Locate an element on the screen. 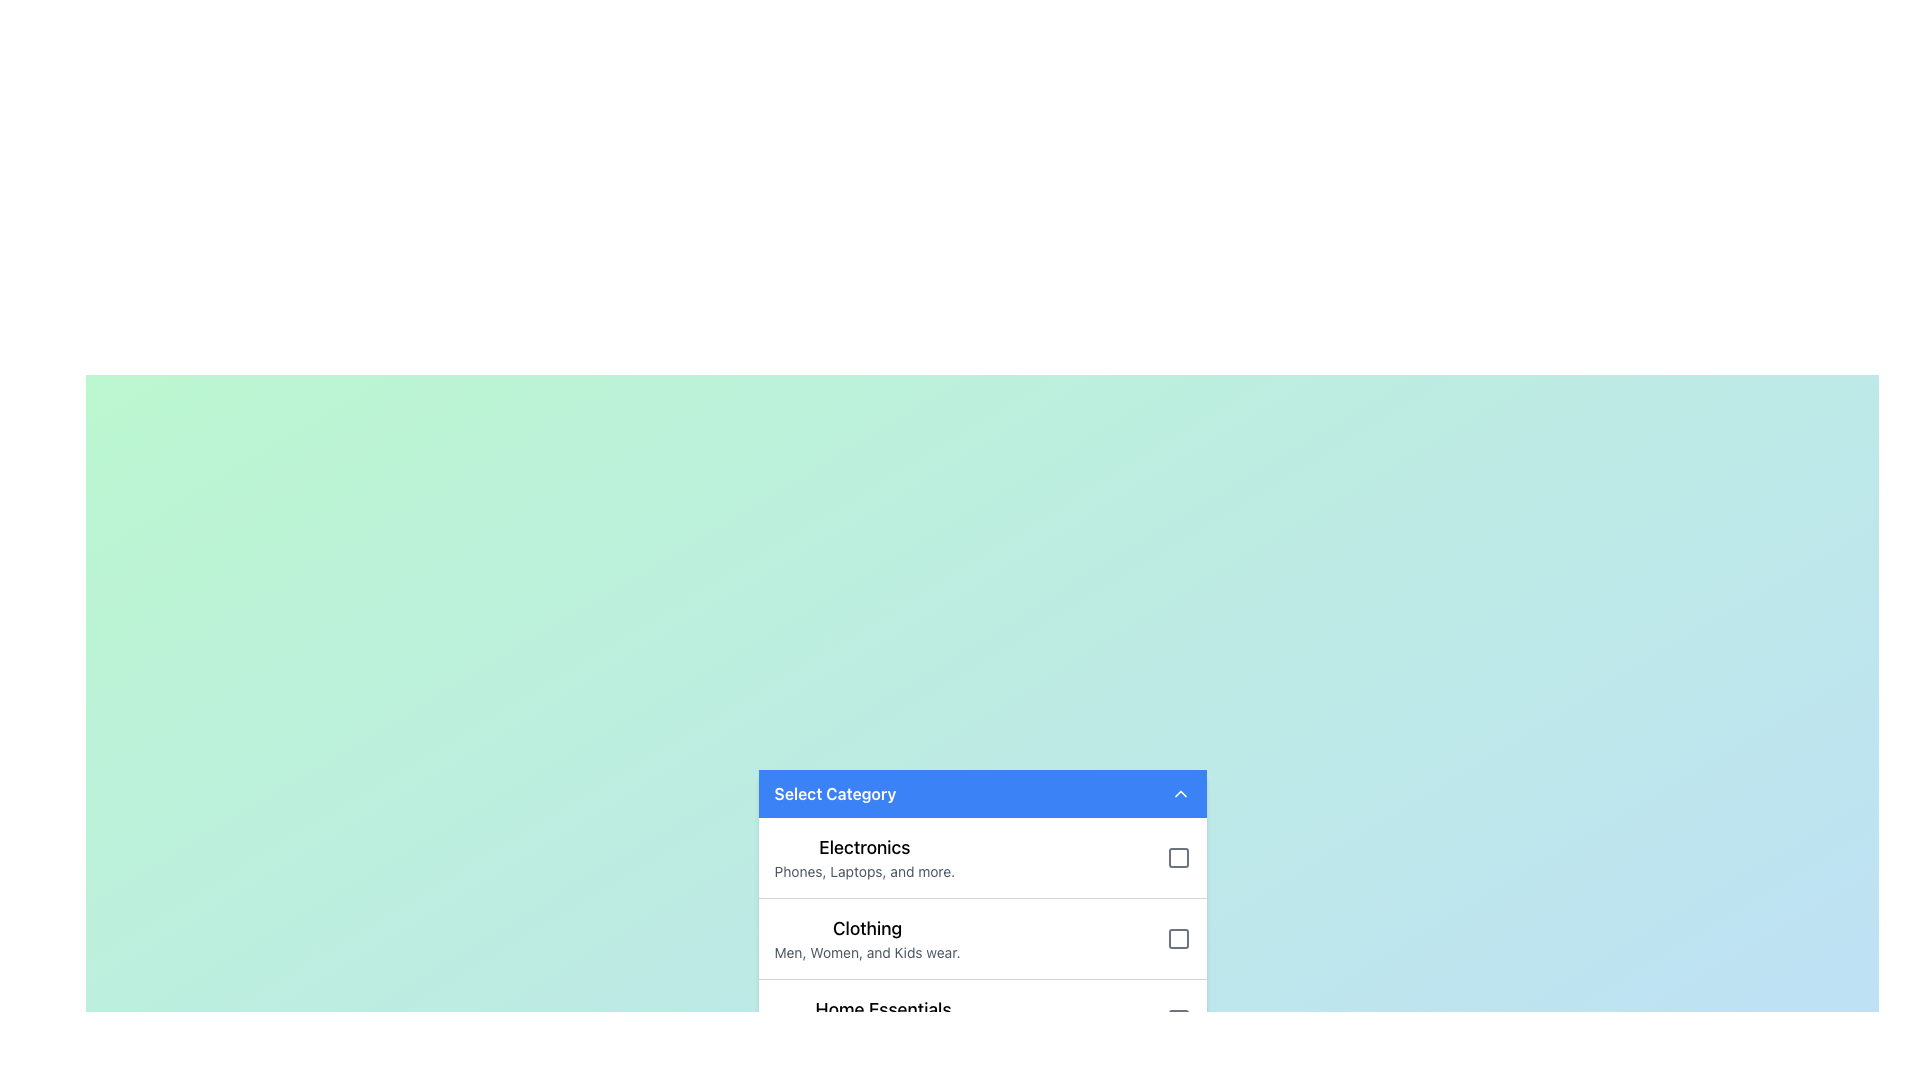 The width and height of the screenshot is (1920, 1080). the graphical icon associated with the 'Home Essentials' text located in the bottom-right corner of the list item is located at coordinates (1178, 1019).